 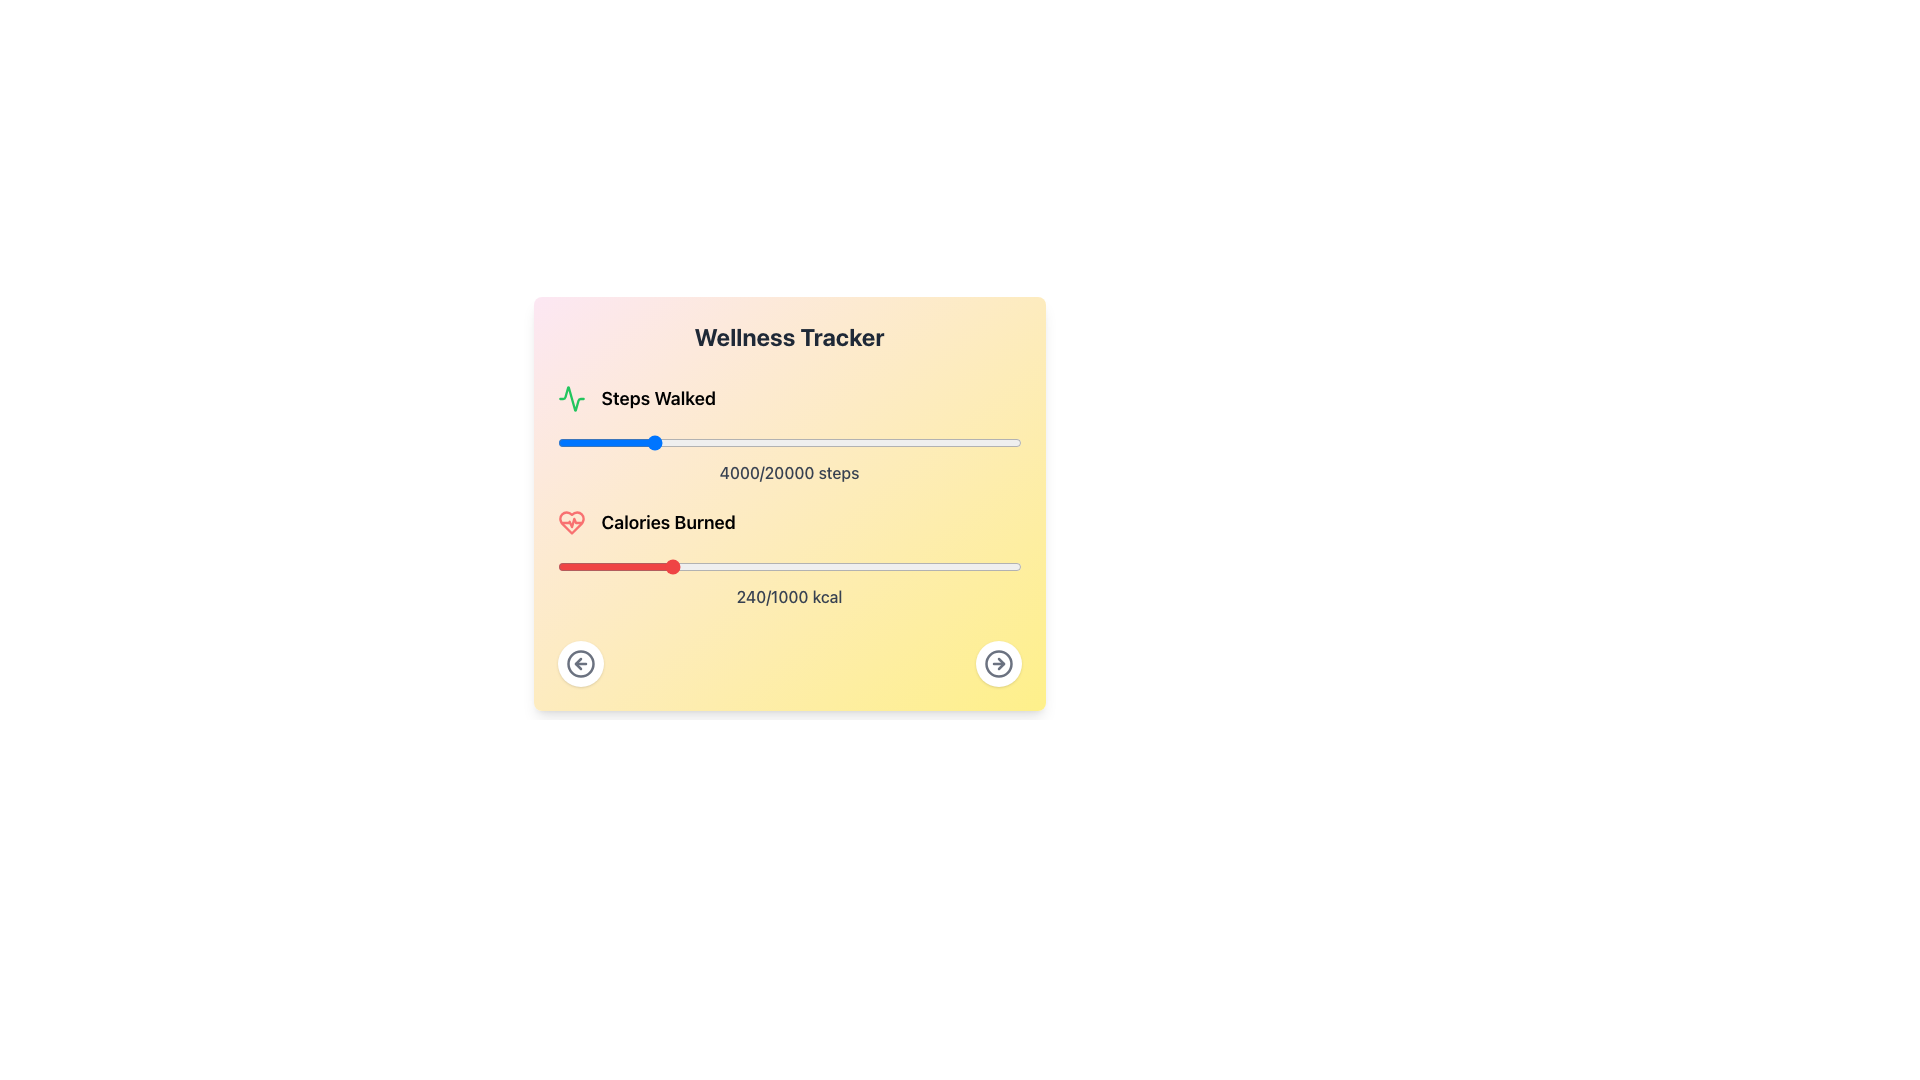 I want to click on the steps walked, so click(x=1005, y=442).